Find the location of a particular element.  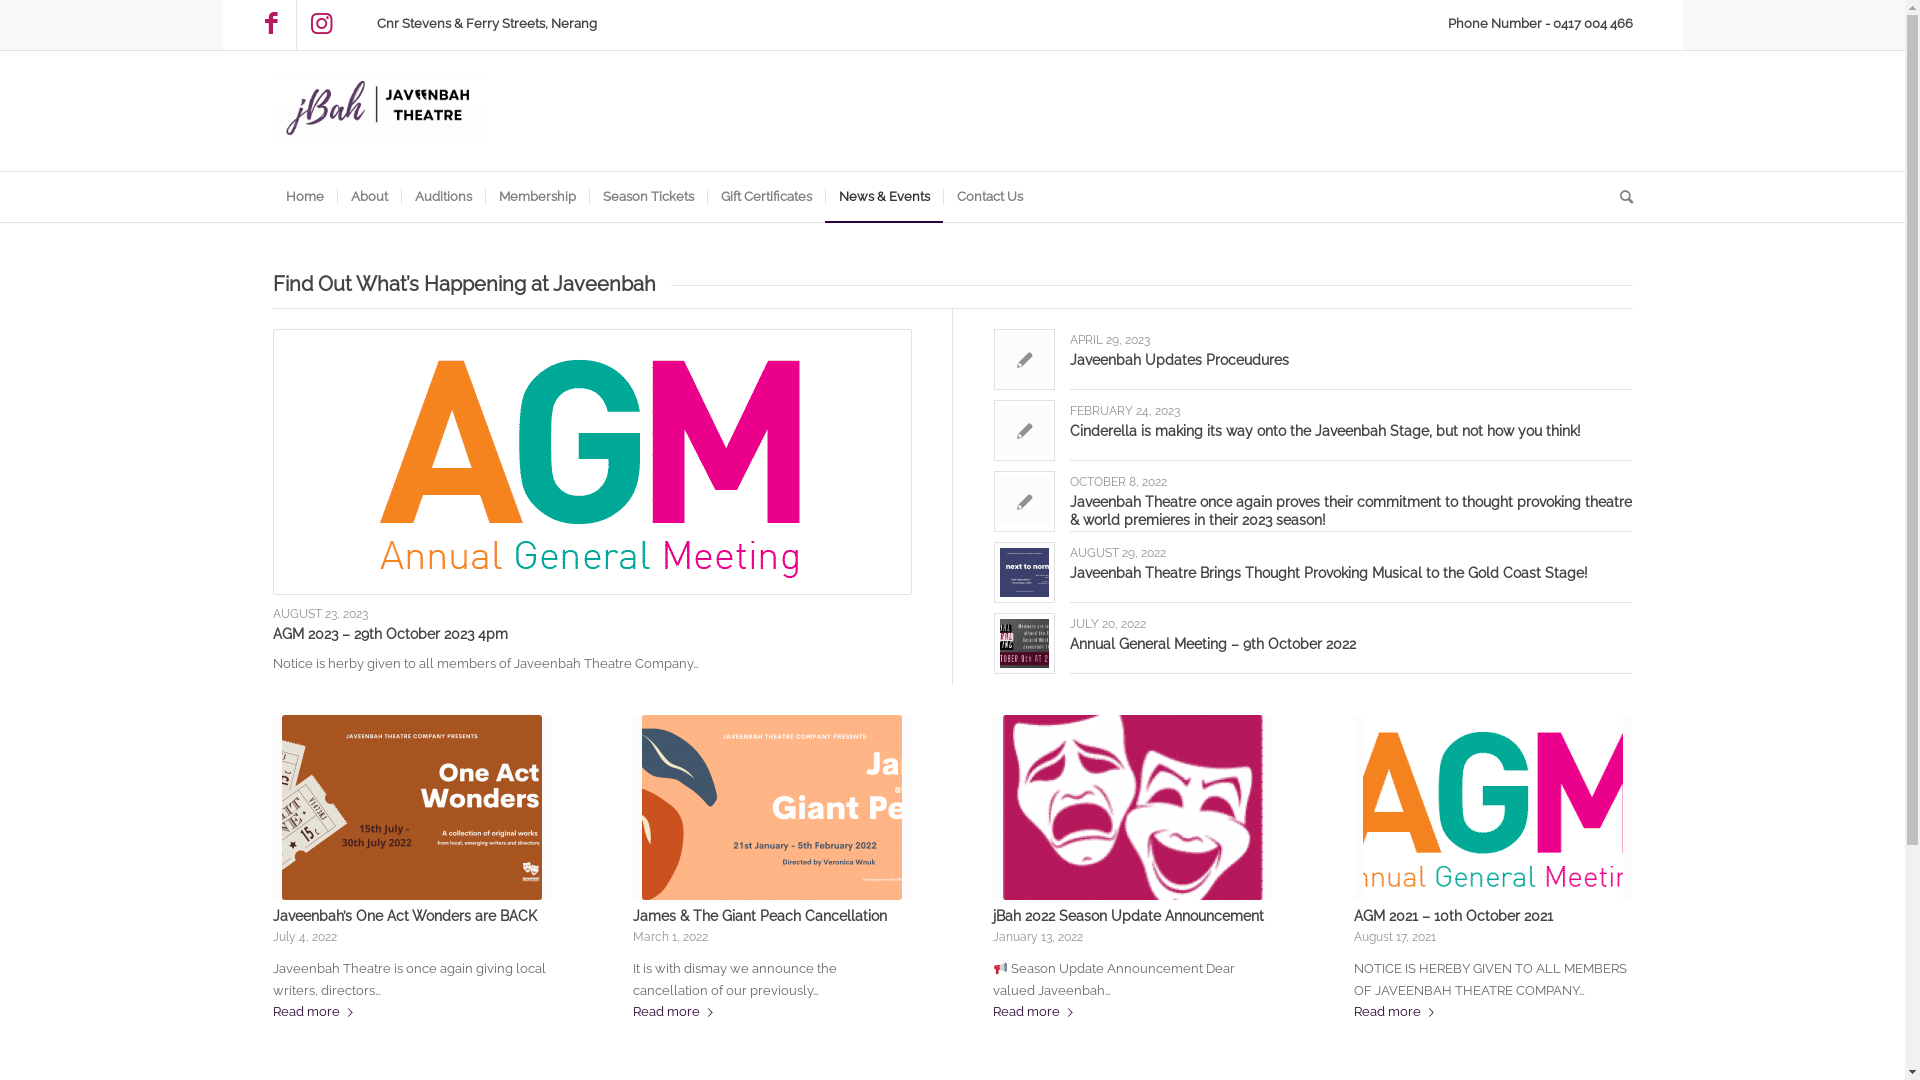

'Instagram' is located at coordinates (321, 24).